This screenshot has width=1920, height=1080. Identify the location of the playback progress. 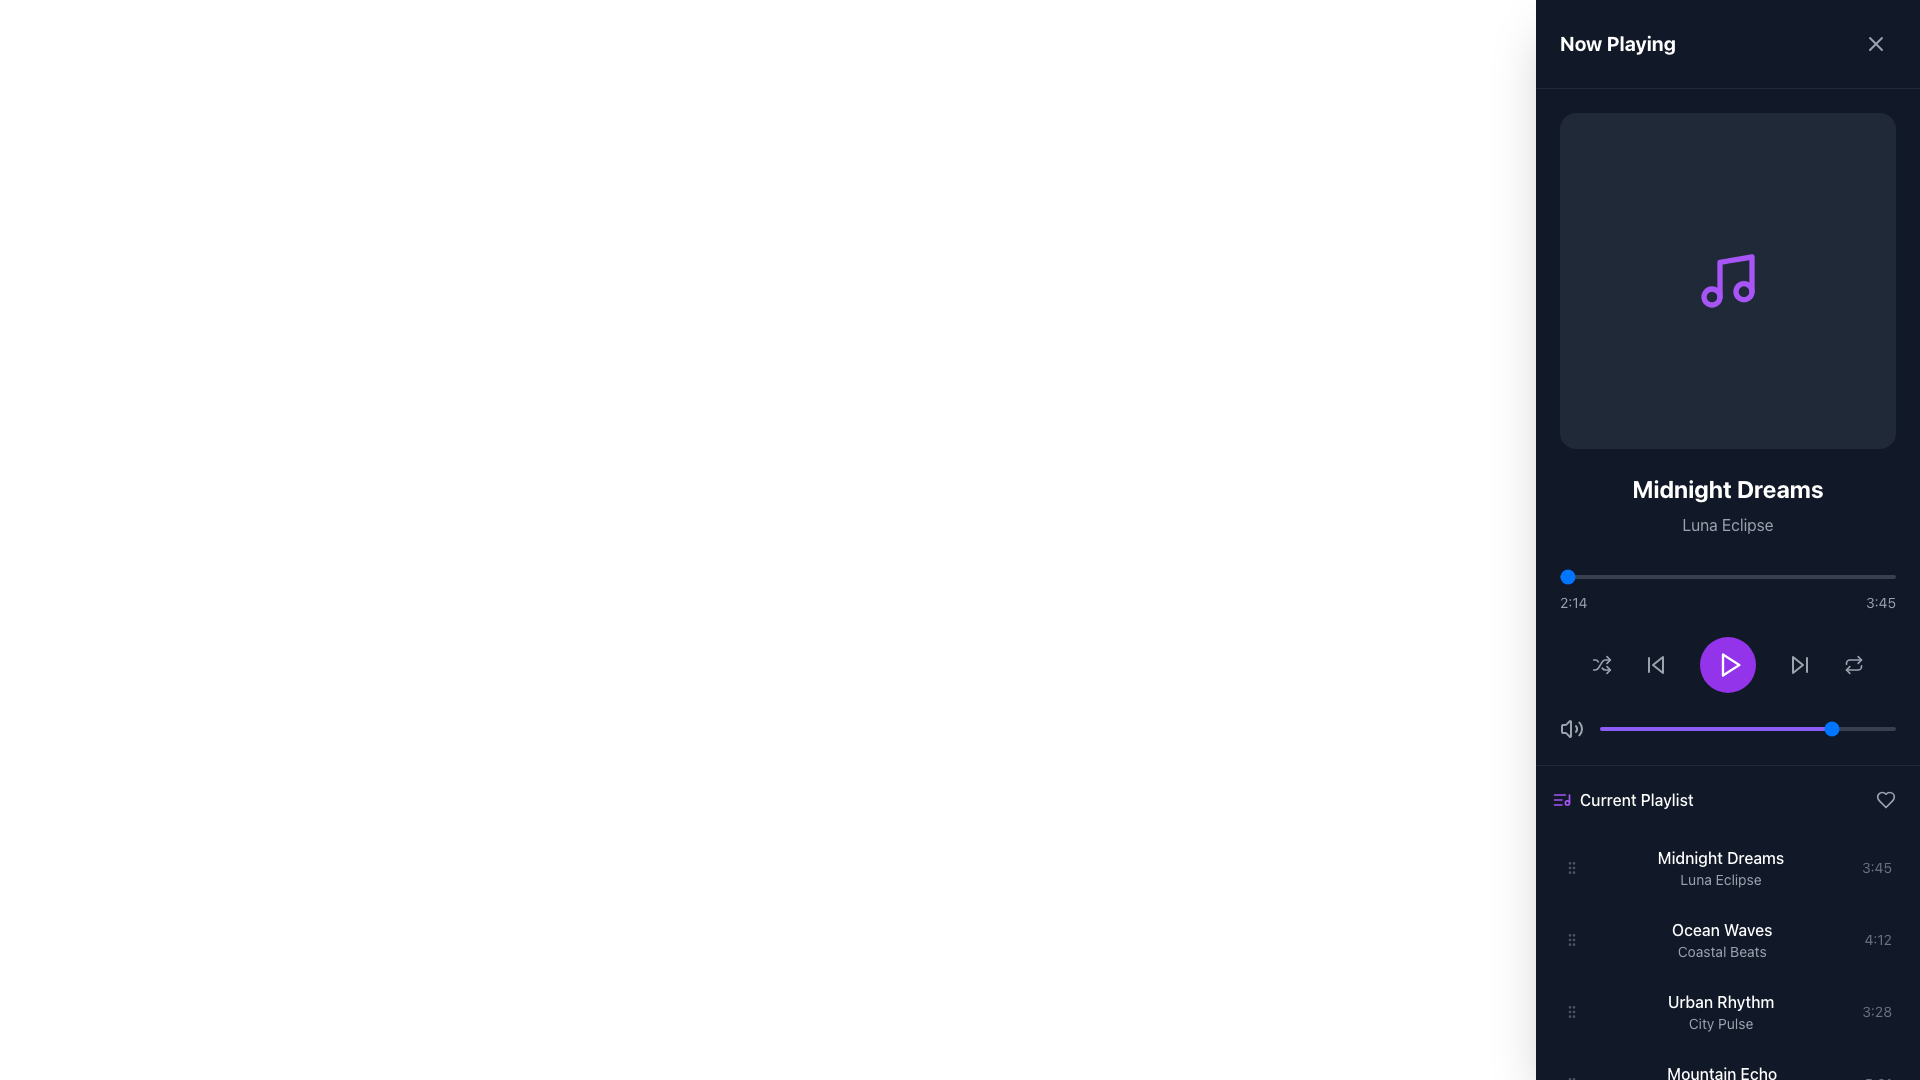
(1700, 577).